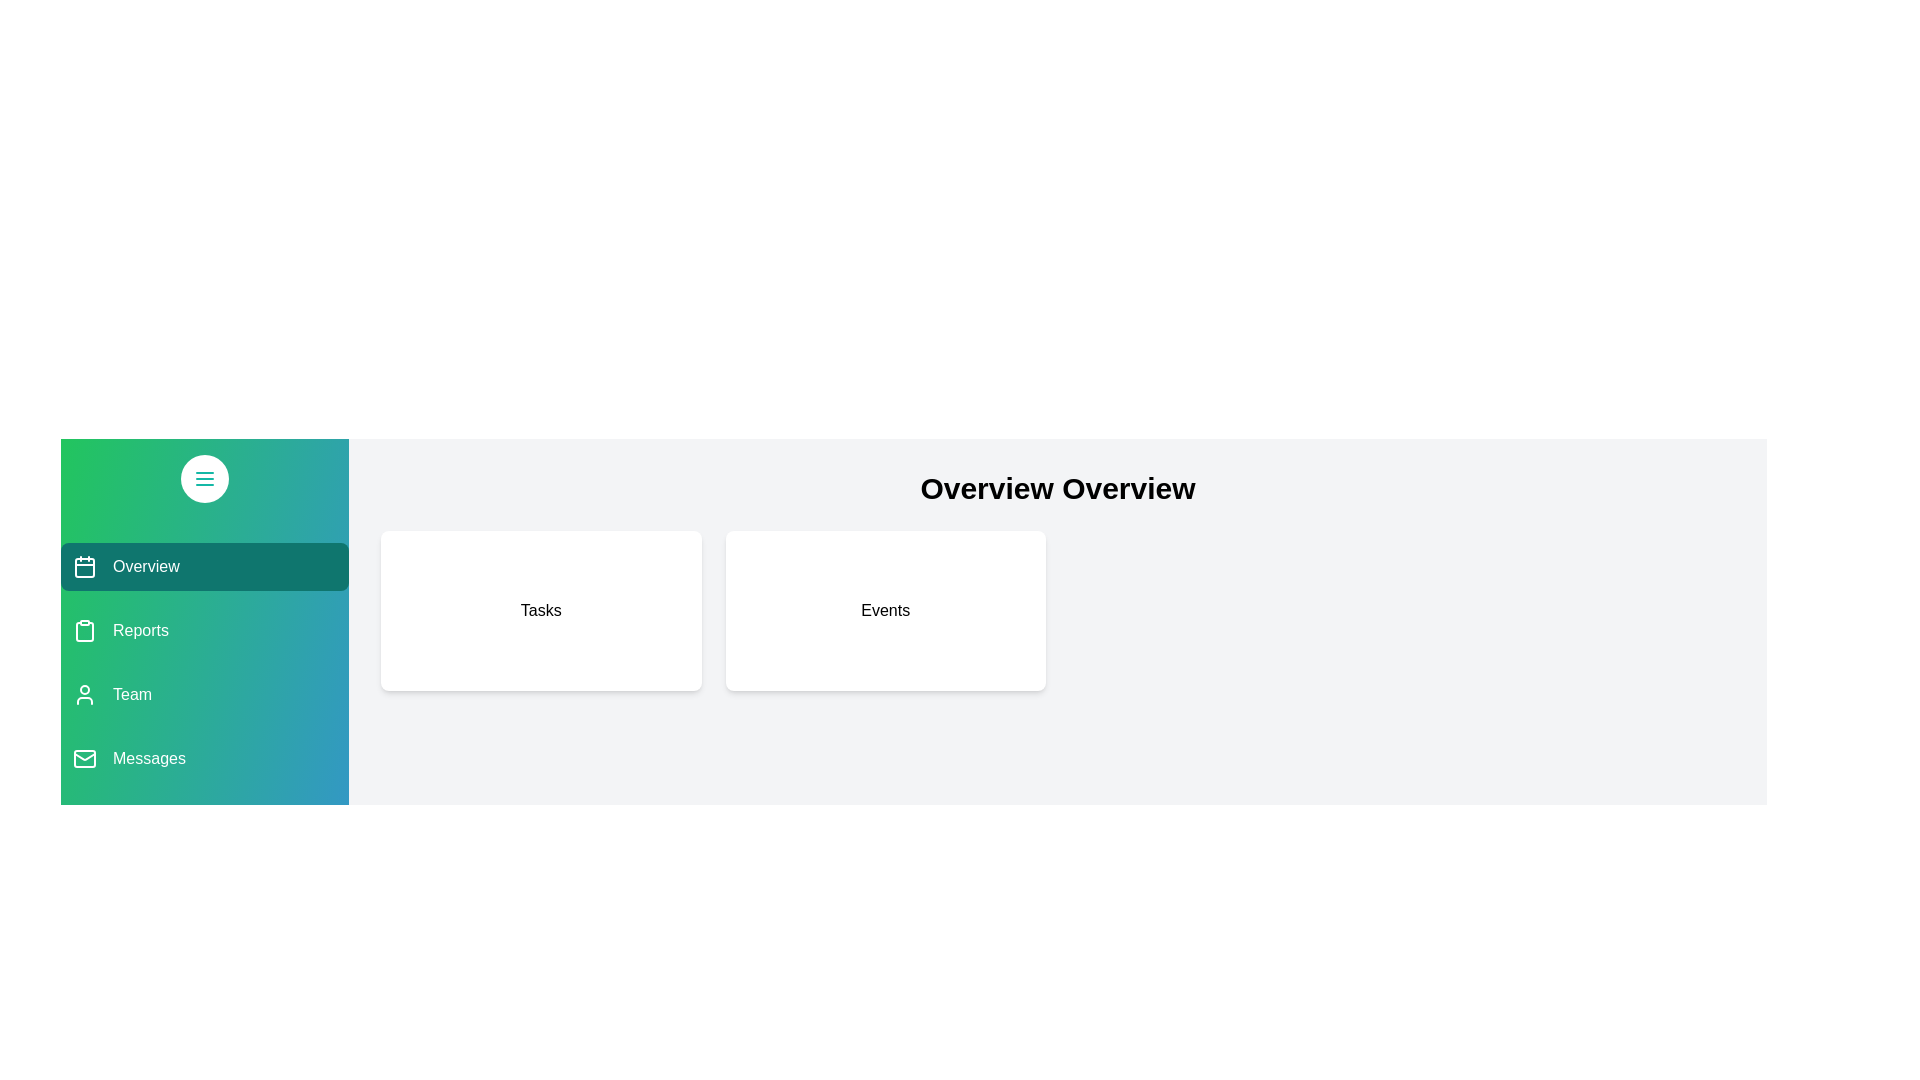 This screenshot has height=1080, width=1920. I want to click on the feature card labeled Tasks in the main content area, so click(541, 609).